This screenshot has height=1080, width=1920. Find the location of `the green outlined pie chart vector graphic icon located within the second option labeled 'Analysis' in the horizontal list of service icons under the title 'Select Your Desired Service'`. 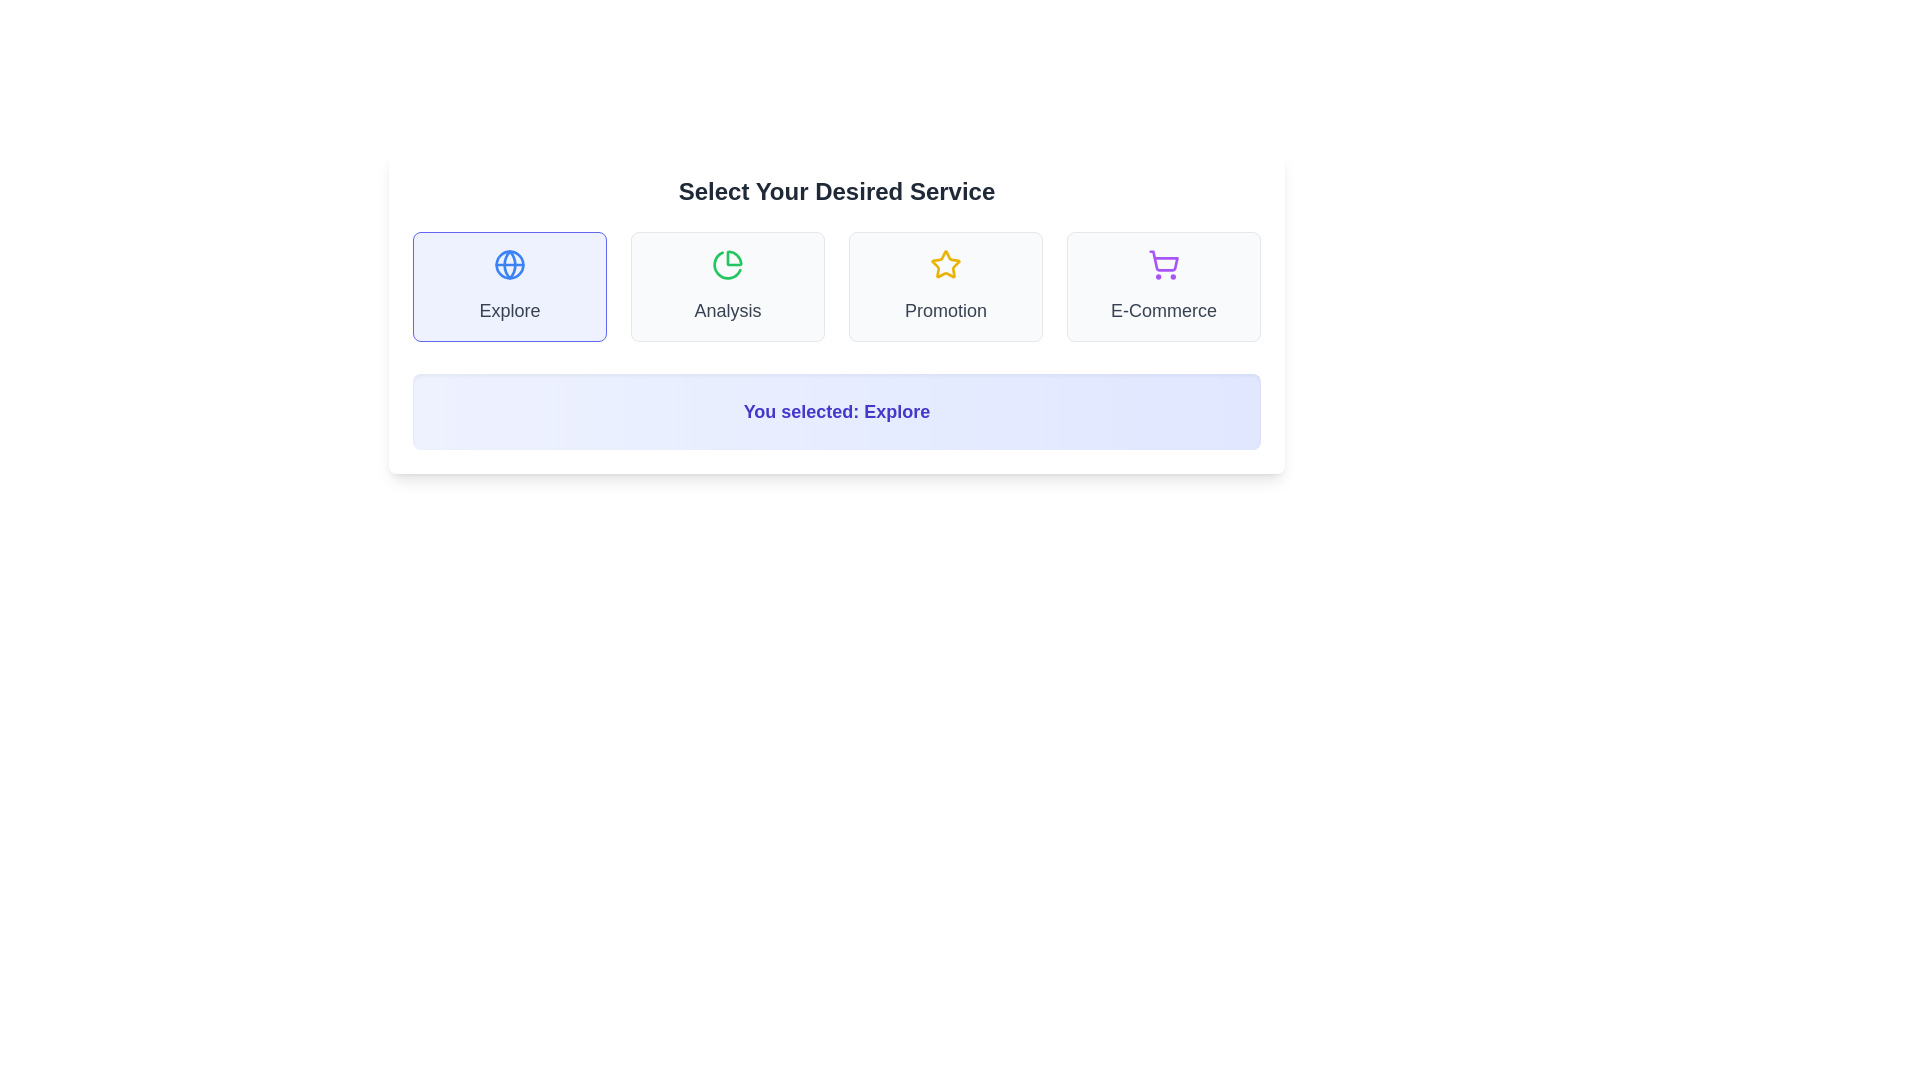

the green outlined pie chart vector graphic icon located within the second option labeled 'Analysis' in the horizontal list of service icons under the title 'Select Your Desired Service' is located at coordinates (726, 264).